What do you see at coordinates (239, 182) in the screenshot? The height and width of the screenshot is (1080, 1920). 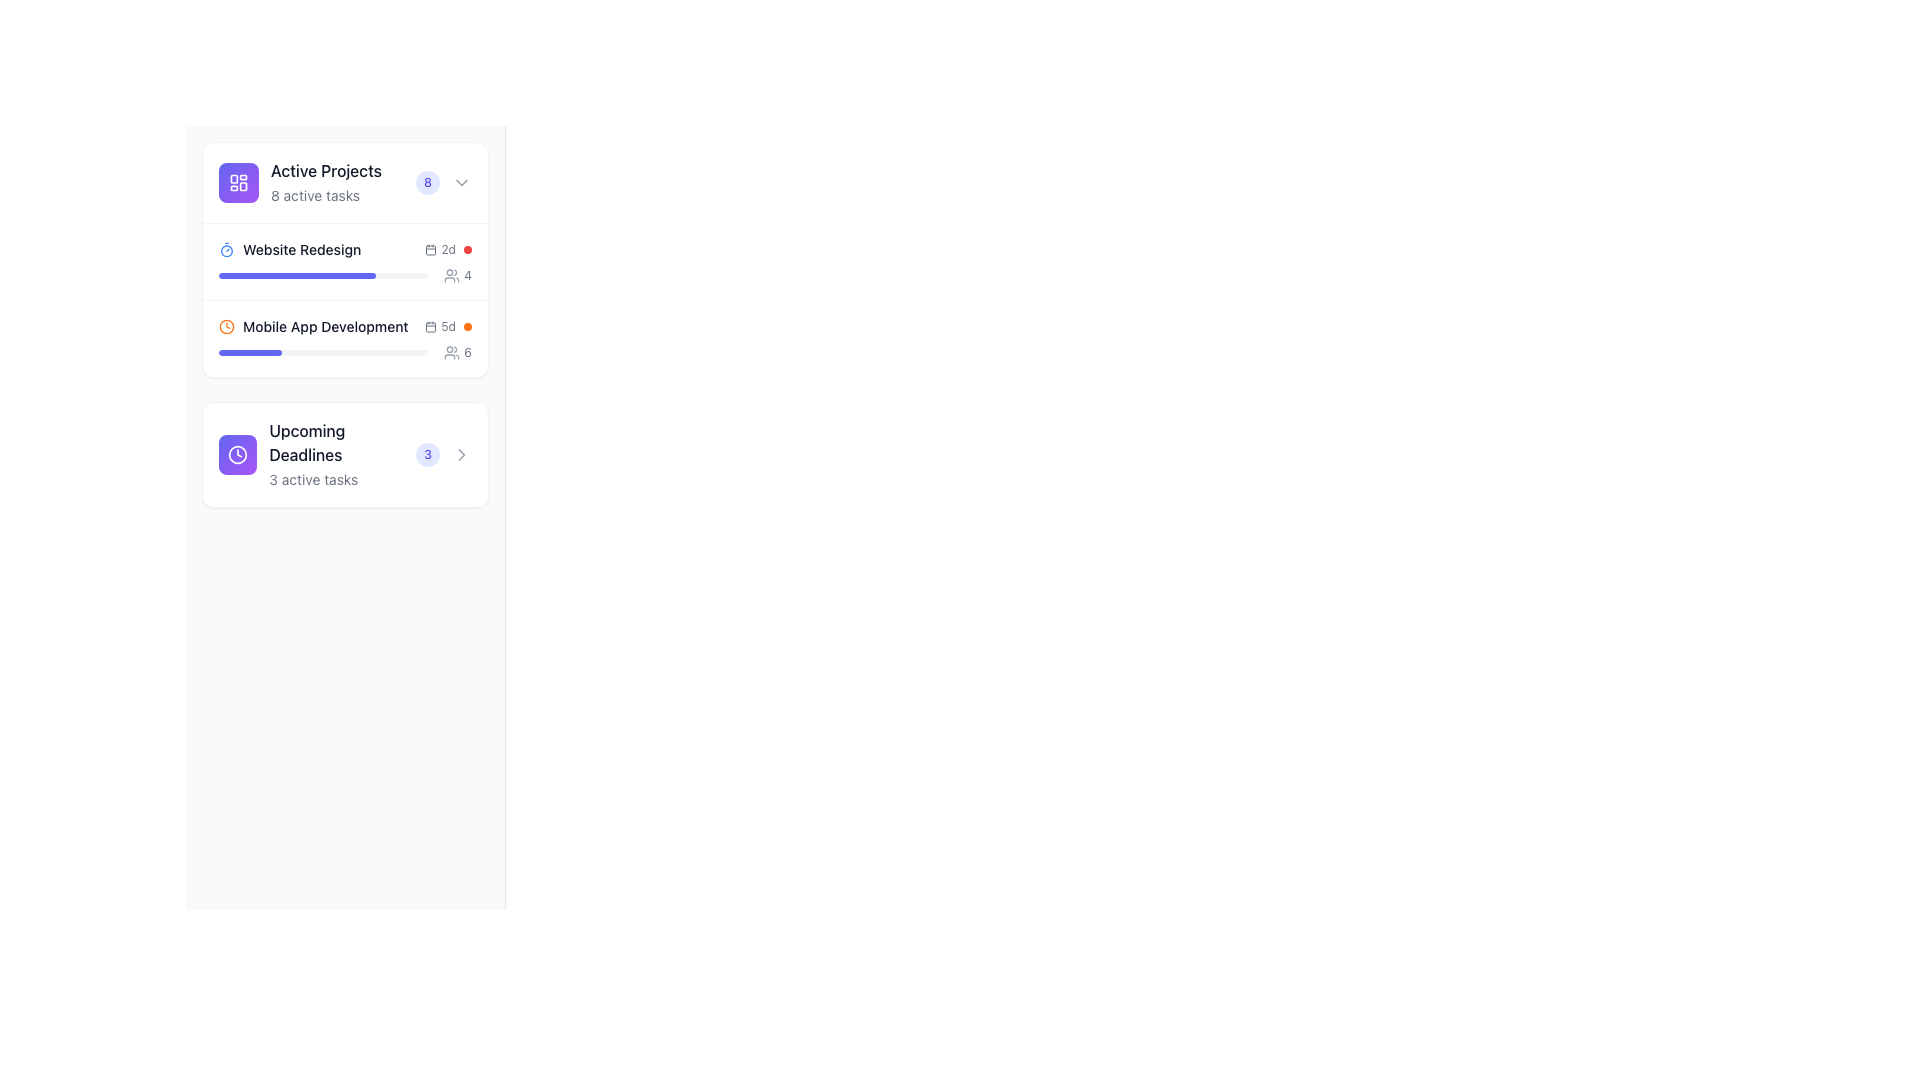 I see `the icon consisting of four rectangular blocks arranged in a 2x2 grid, which is styled with rounded corners and is located at the top-left corner of the 'Active Projects' card` at bounding box center [239, 182].